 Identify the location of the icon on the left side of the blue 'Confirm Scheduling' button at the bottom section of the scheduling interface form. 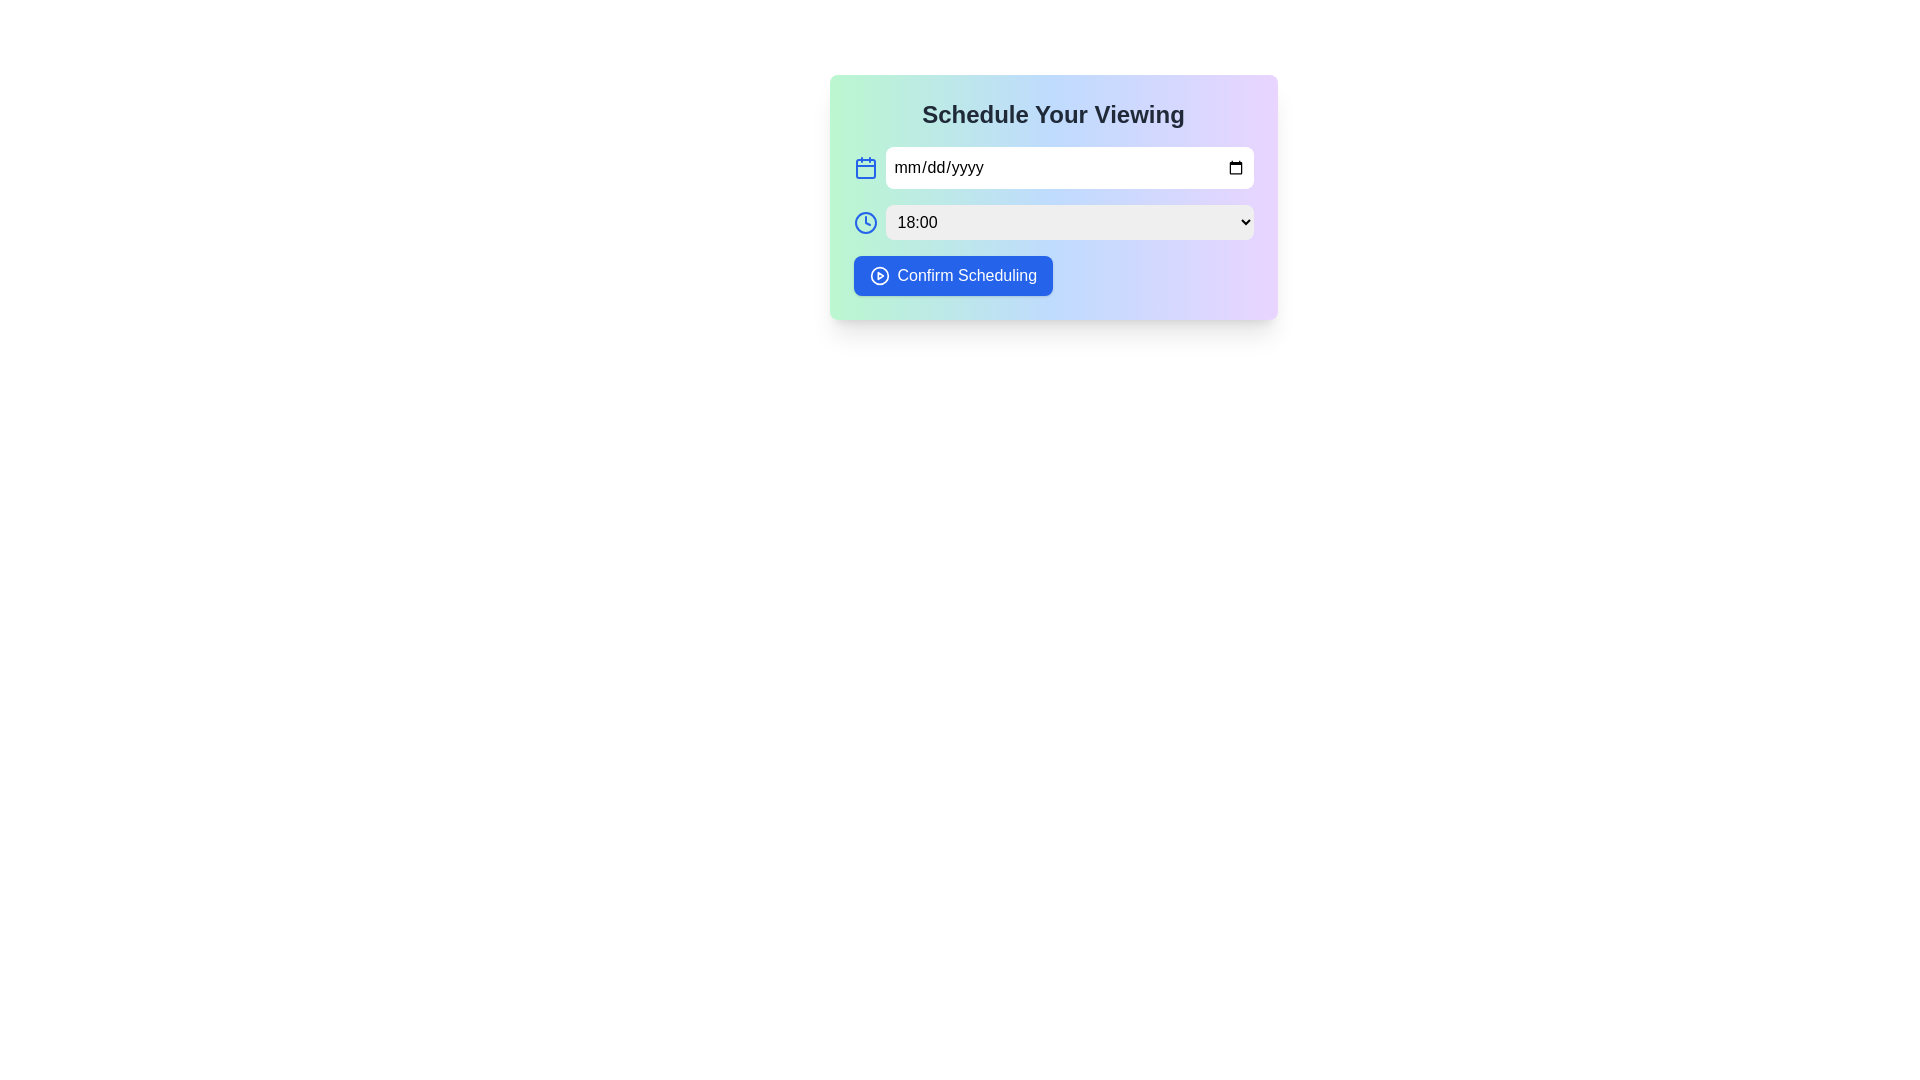
(879, 276).